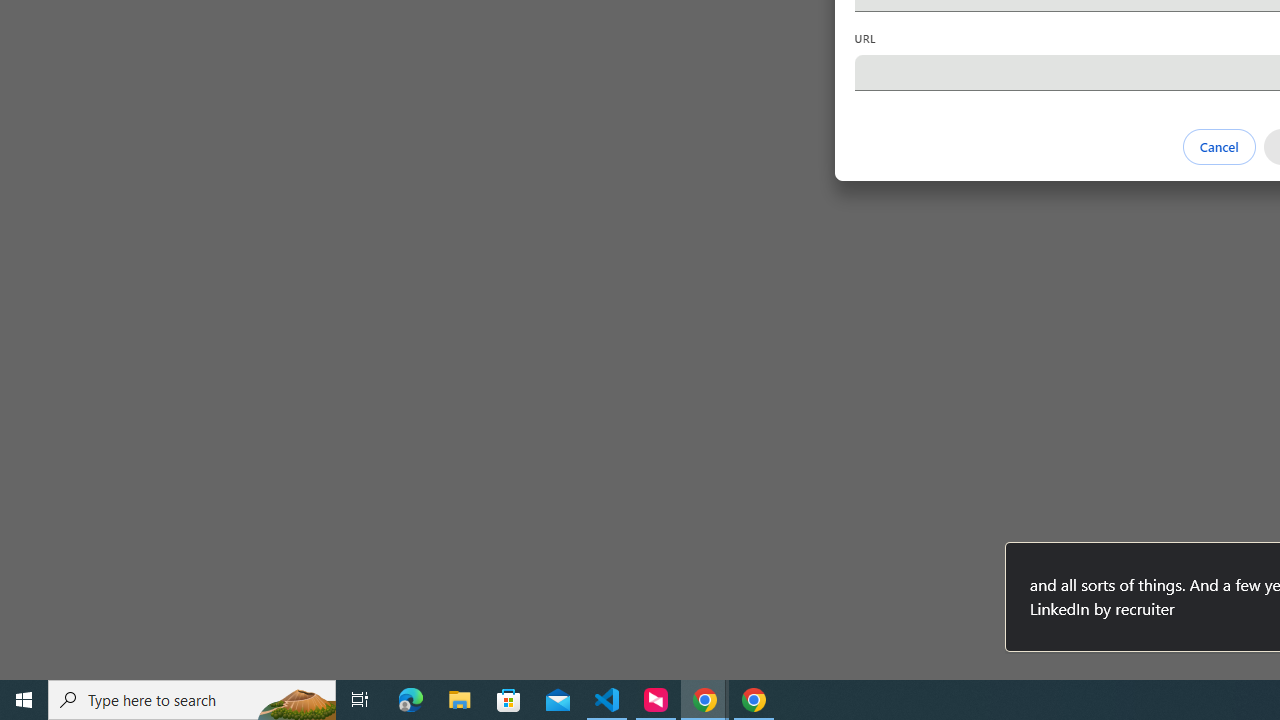  I want to click on 'Cancel', so click(1217, 145).